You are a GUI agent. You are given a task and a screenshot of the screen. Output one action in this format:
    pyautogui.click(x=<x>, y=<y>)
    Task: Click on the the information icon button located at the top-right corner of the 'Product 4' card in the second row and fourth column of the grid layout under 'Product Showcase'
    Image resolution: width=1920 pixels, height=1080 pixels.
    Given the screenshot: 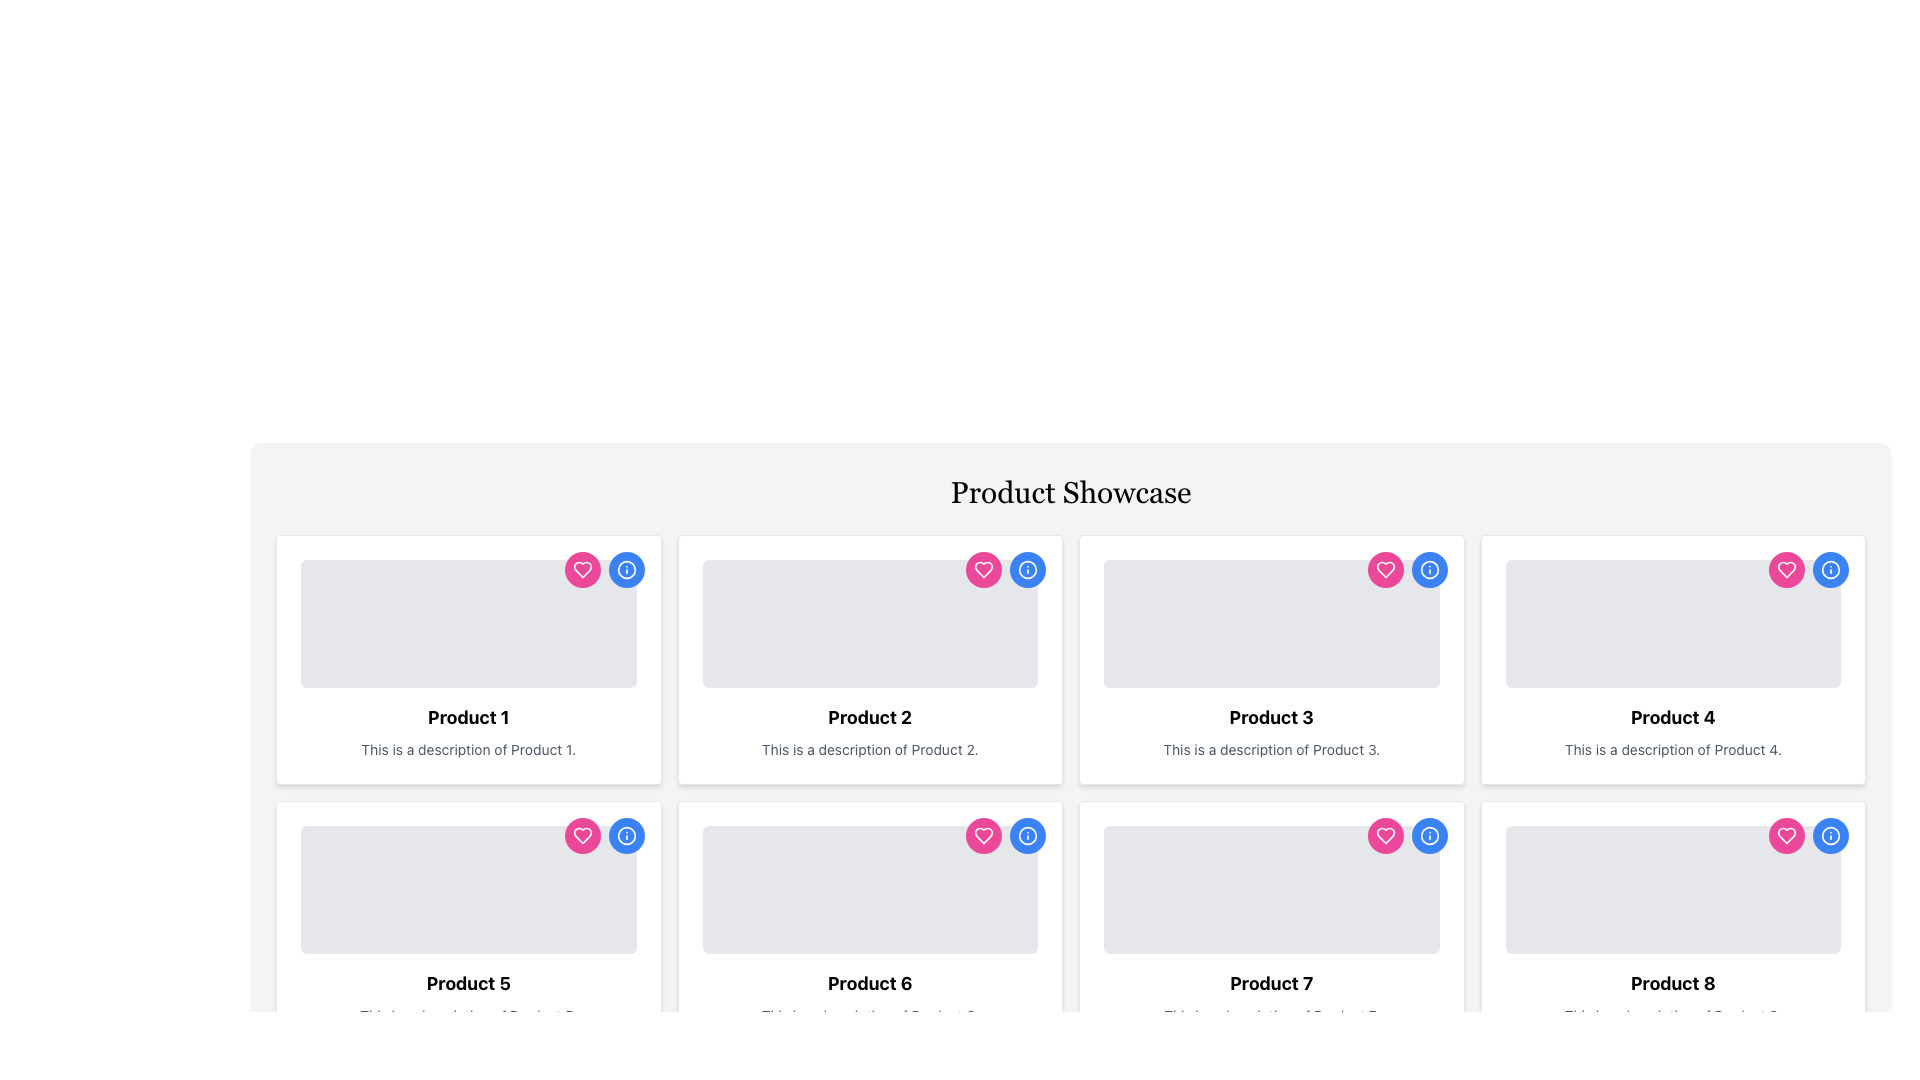 What is the action you would take?
    pyautogui.click(x=1830, y=570)
    